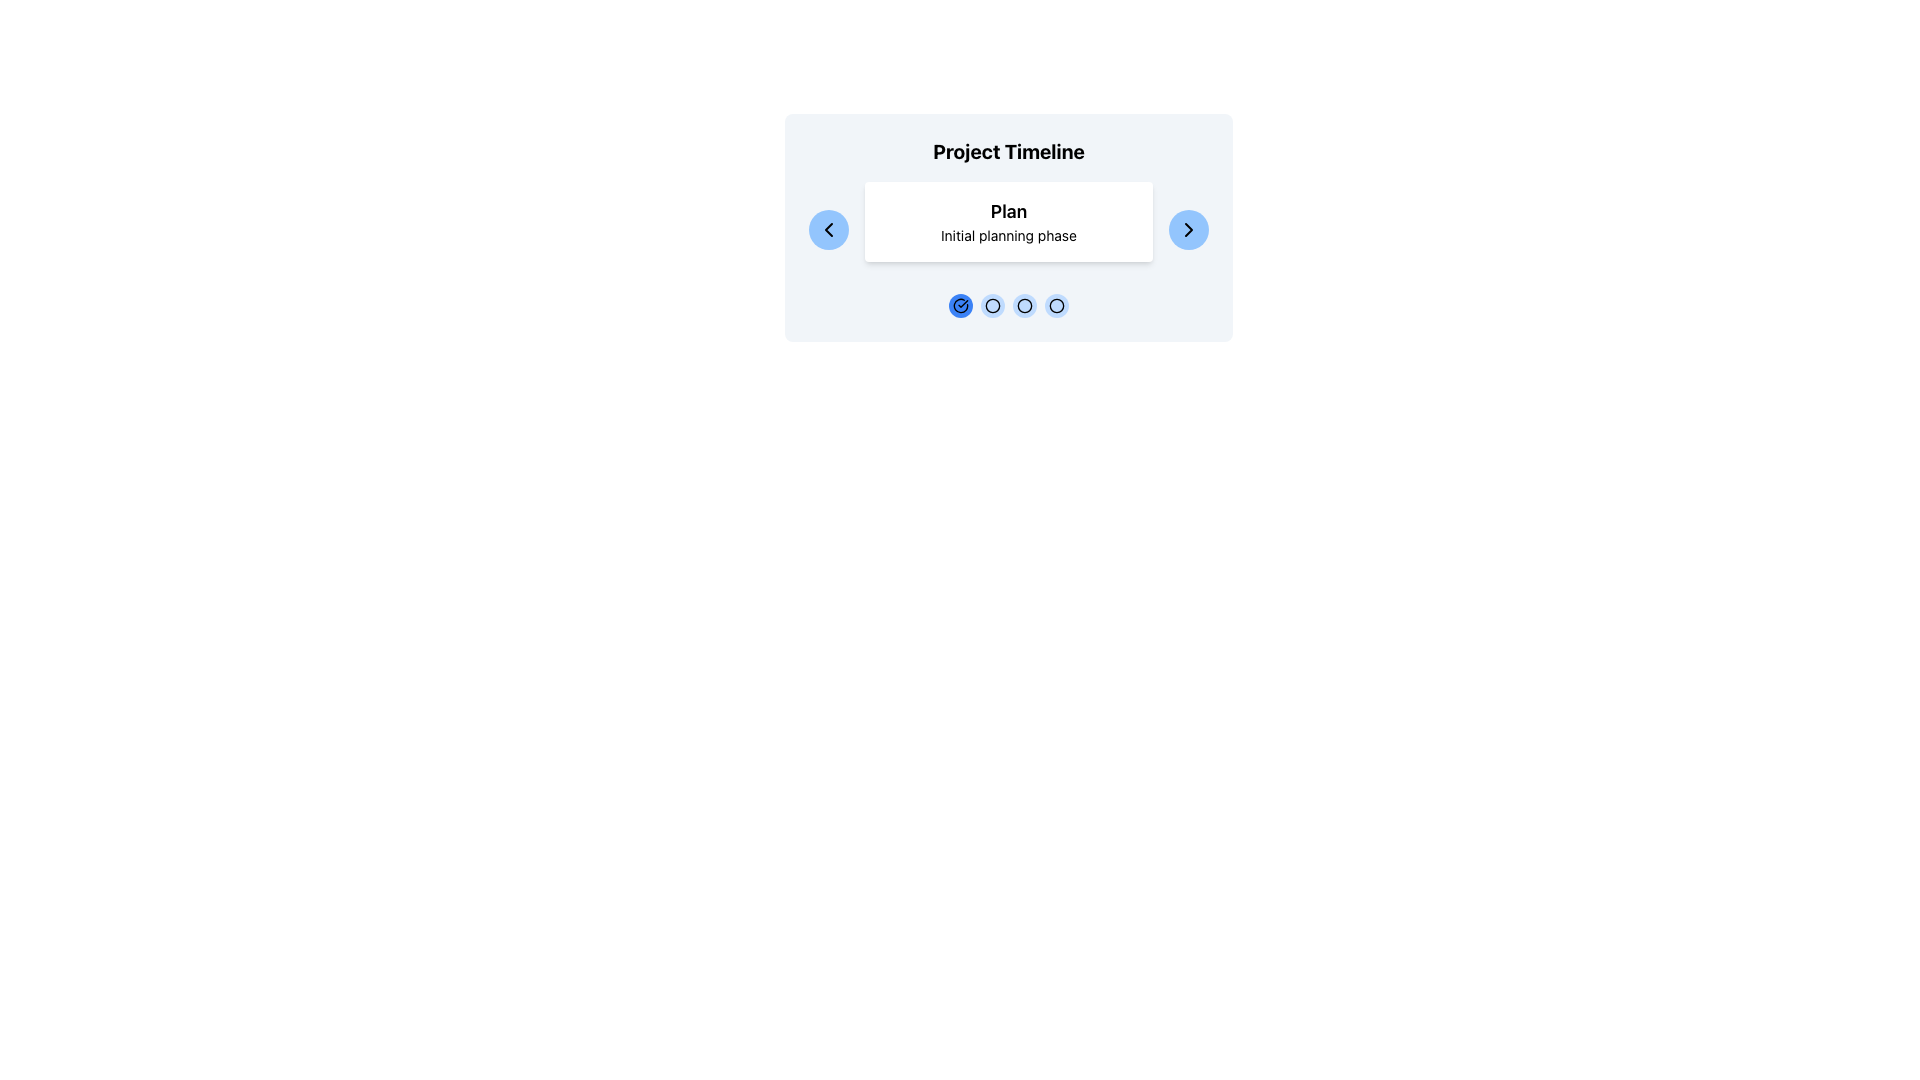 This screenshot has height=1080, width=1920. I want to click on the second navigation button located at the center-bottom of the interface, so click(993, 305).